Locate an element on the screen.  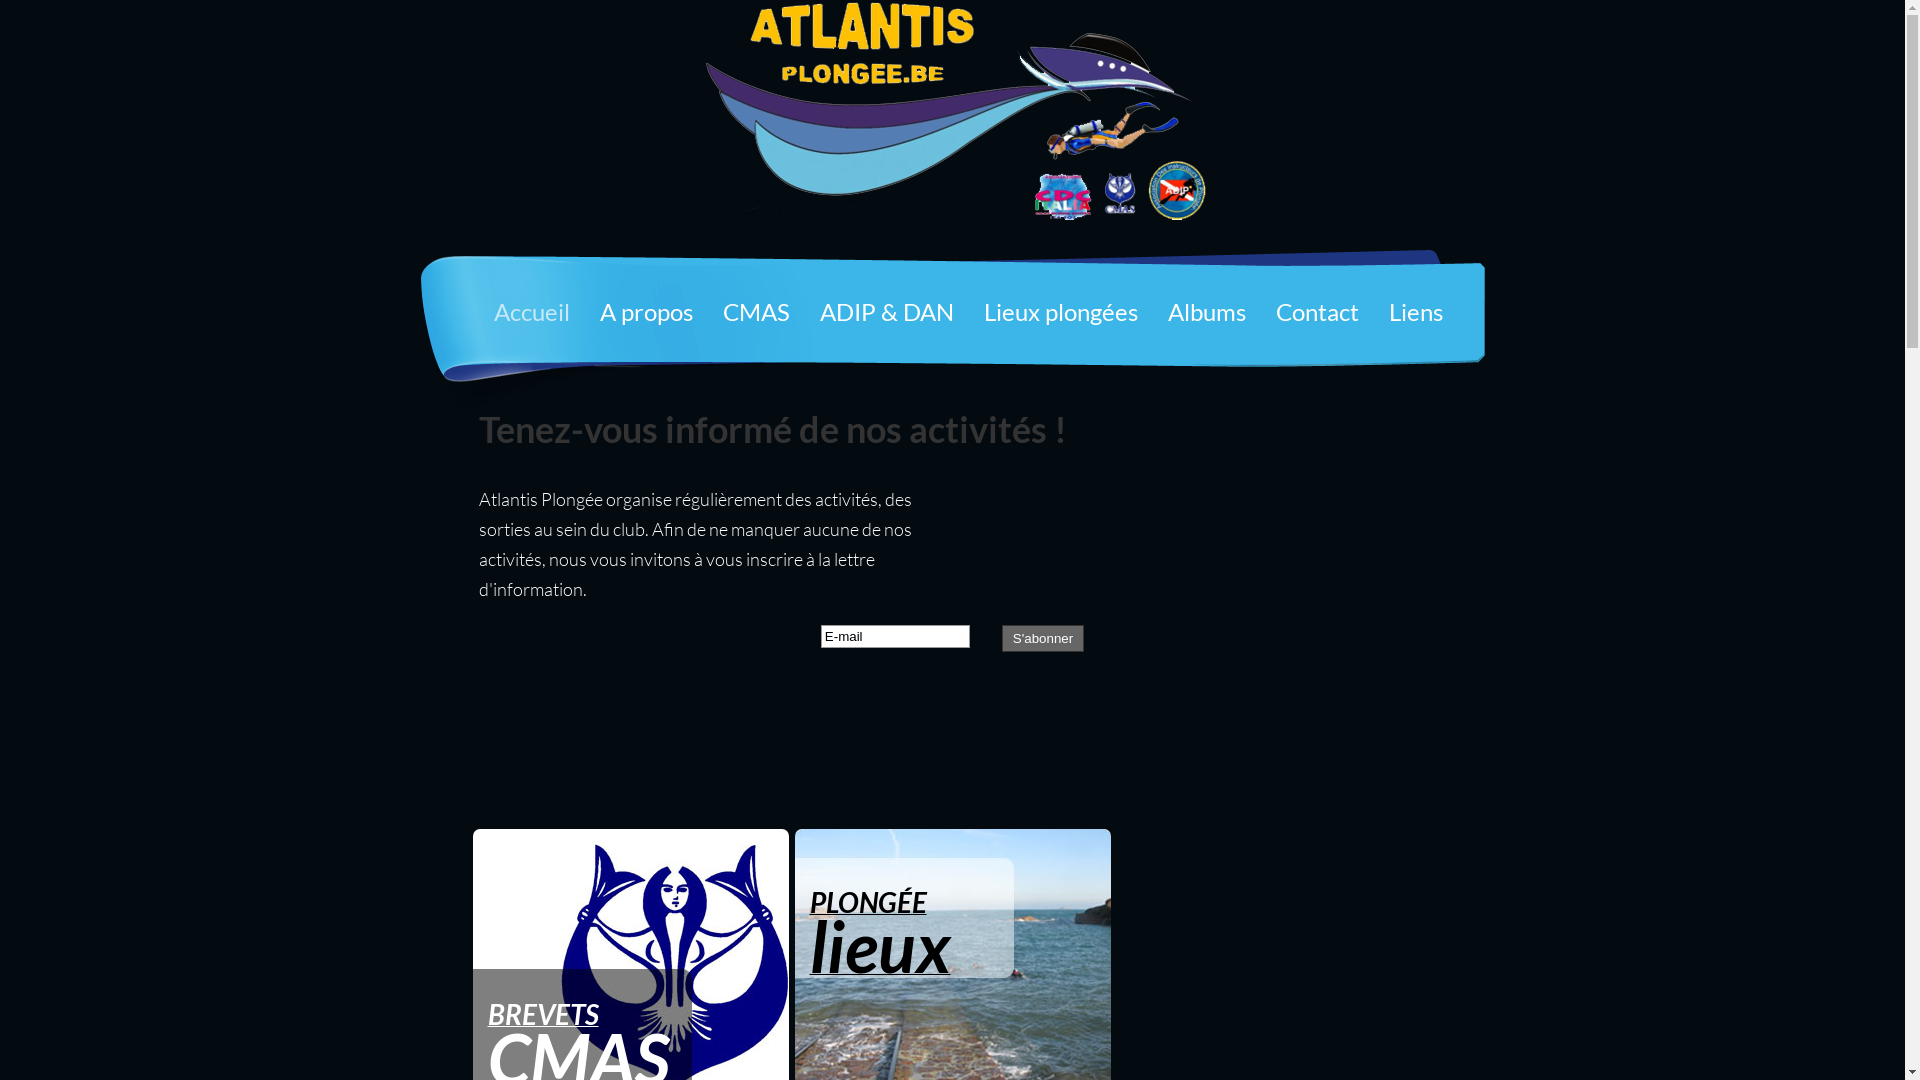
'Accueil' is located at coordinates (477, 316).